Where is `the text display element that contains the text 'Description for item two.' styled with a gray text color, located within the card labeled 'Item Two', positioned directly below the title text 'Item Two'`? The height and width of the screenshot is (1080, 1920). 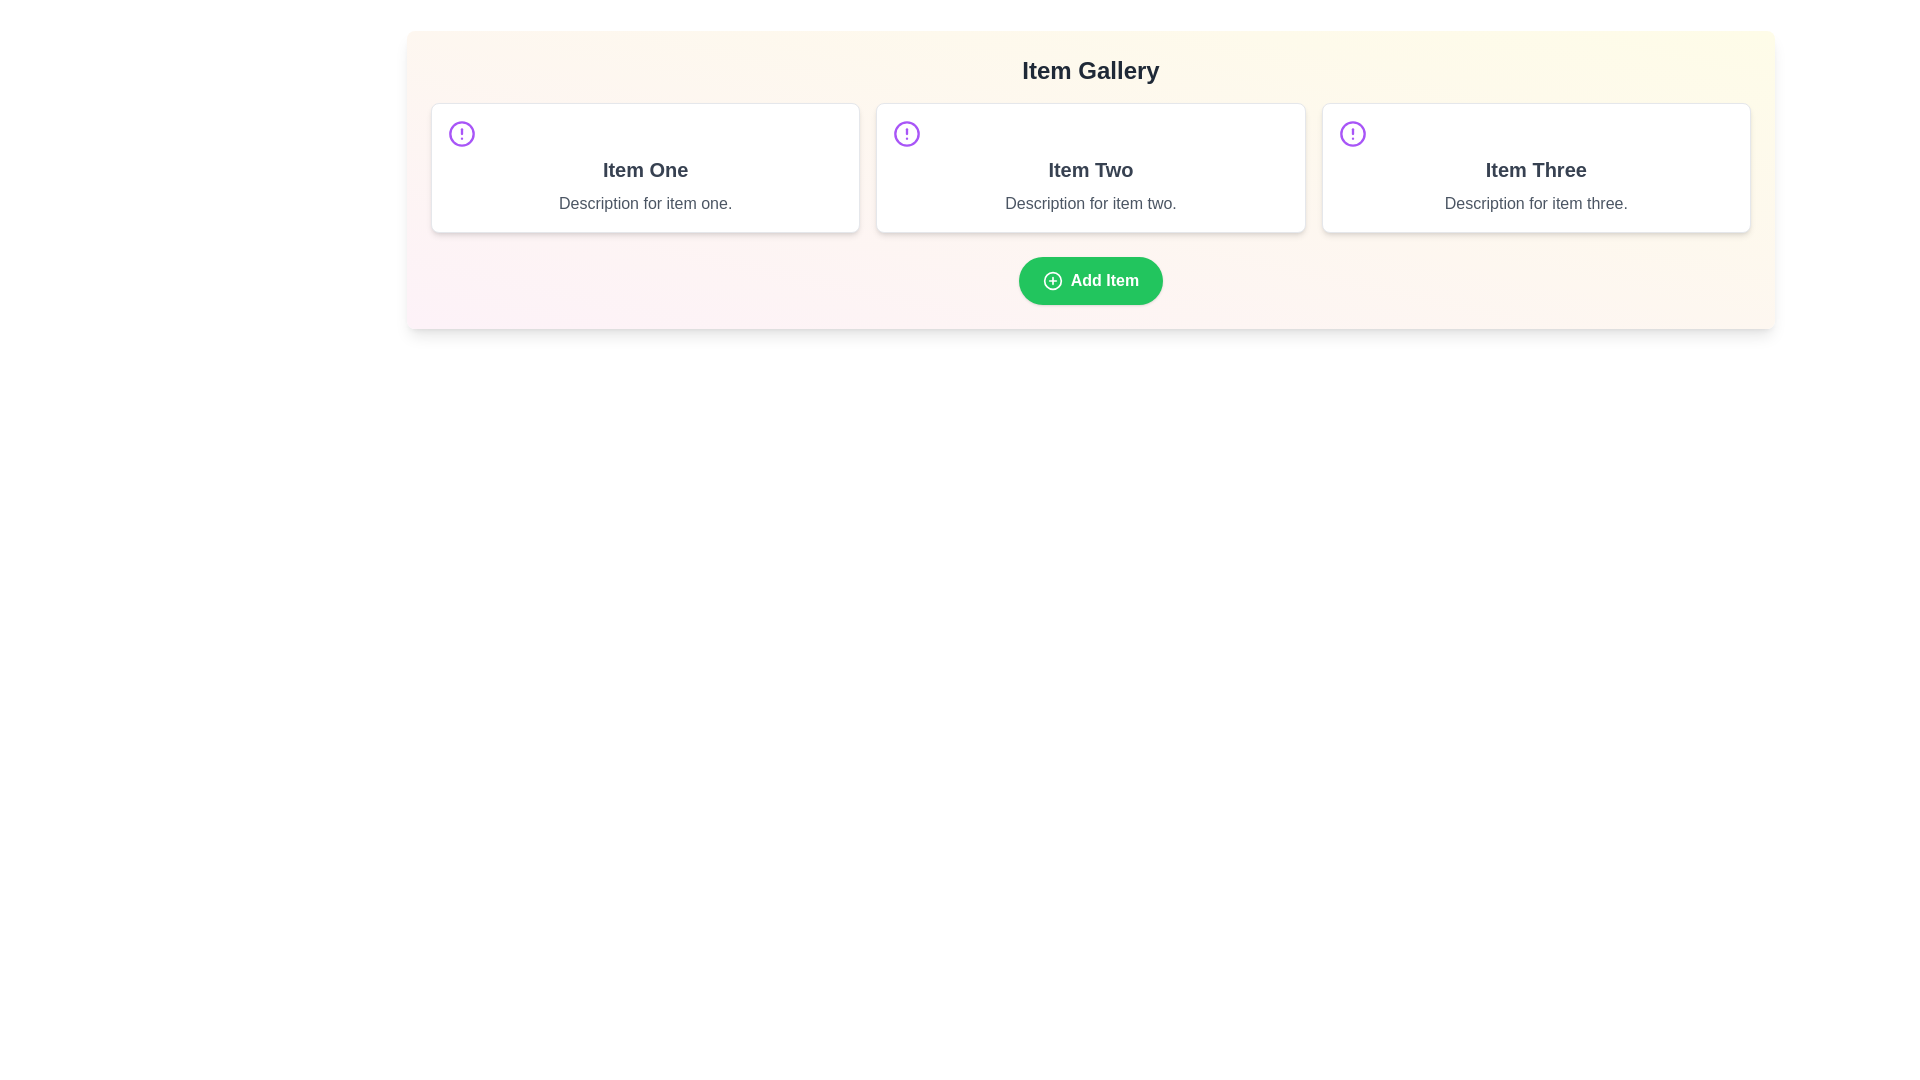 the text display element that contains the text 'Description for item two.' styled with a gray text color, located within the card labeled 'Item Two', positioned directly below the title text 'Item Two' is located at coordinates (1089, 204).